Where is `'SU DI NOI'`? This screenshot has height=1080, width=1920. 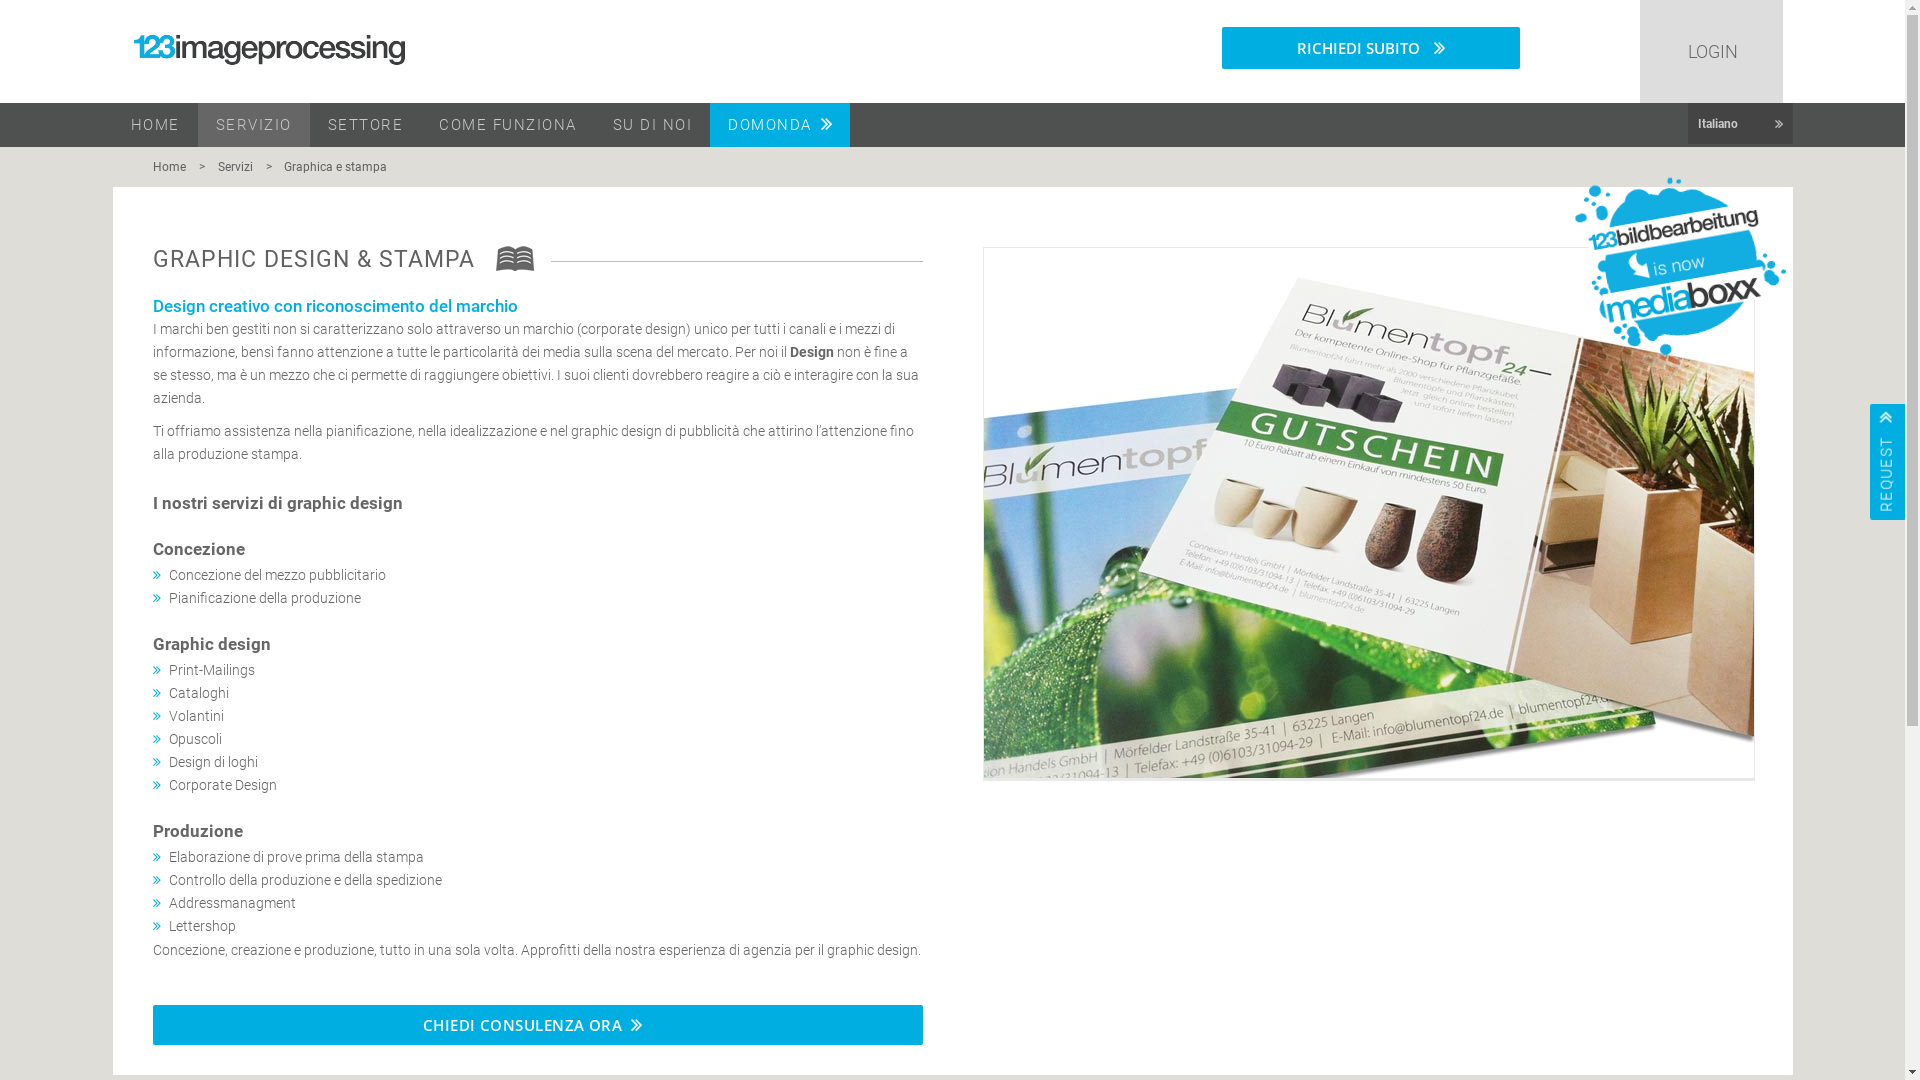
'SU DI NOI' is located at coordinates (652, 124).